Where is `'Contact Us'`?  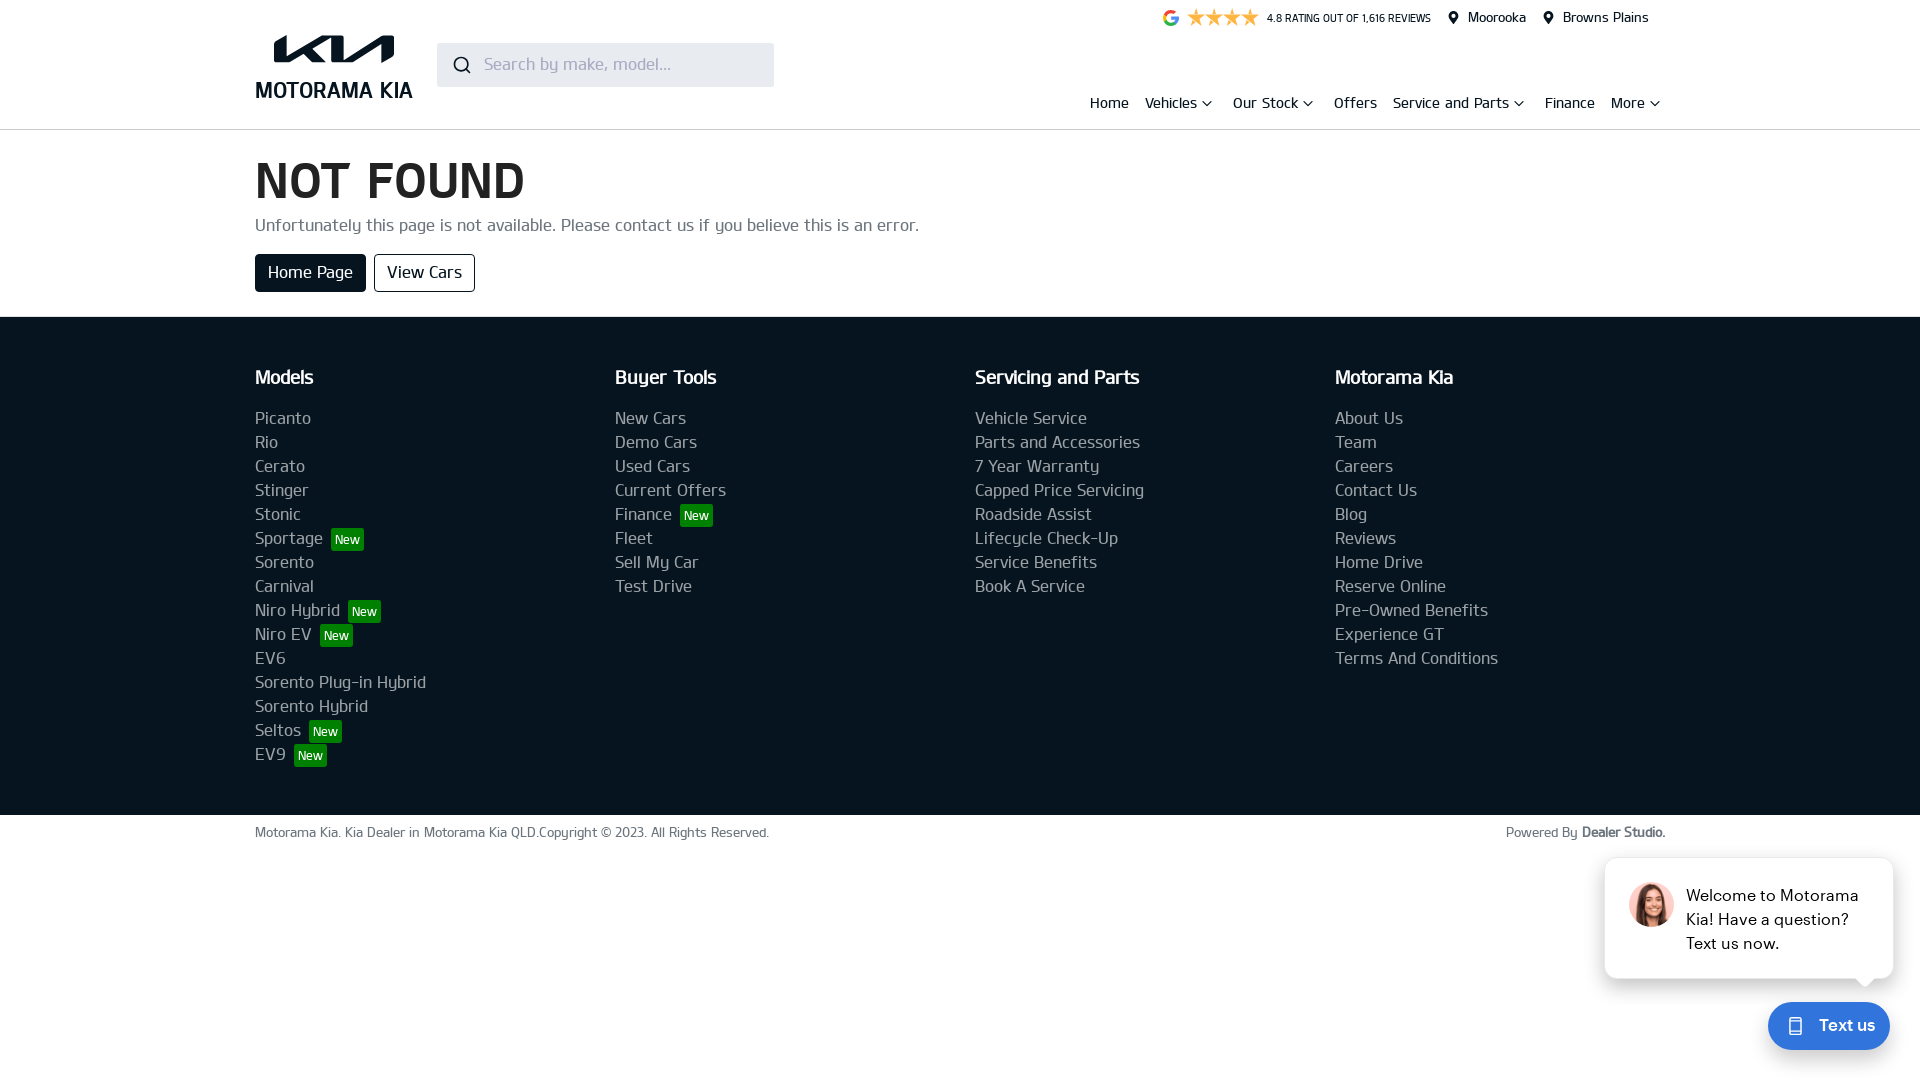
'Contact Us' is located at coordinates (1375, 490).